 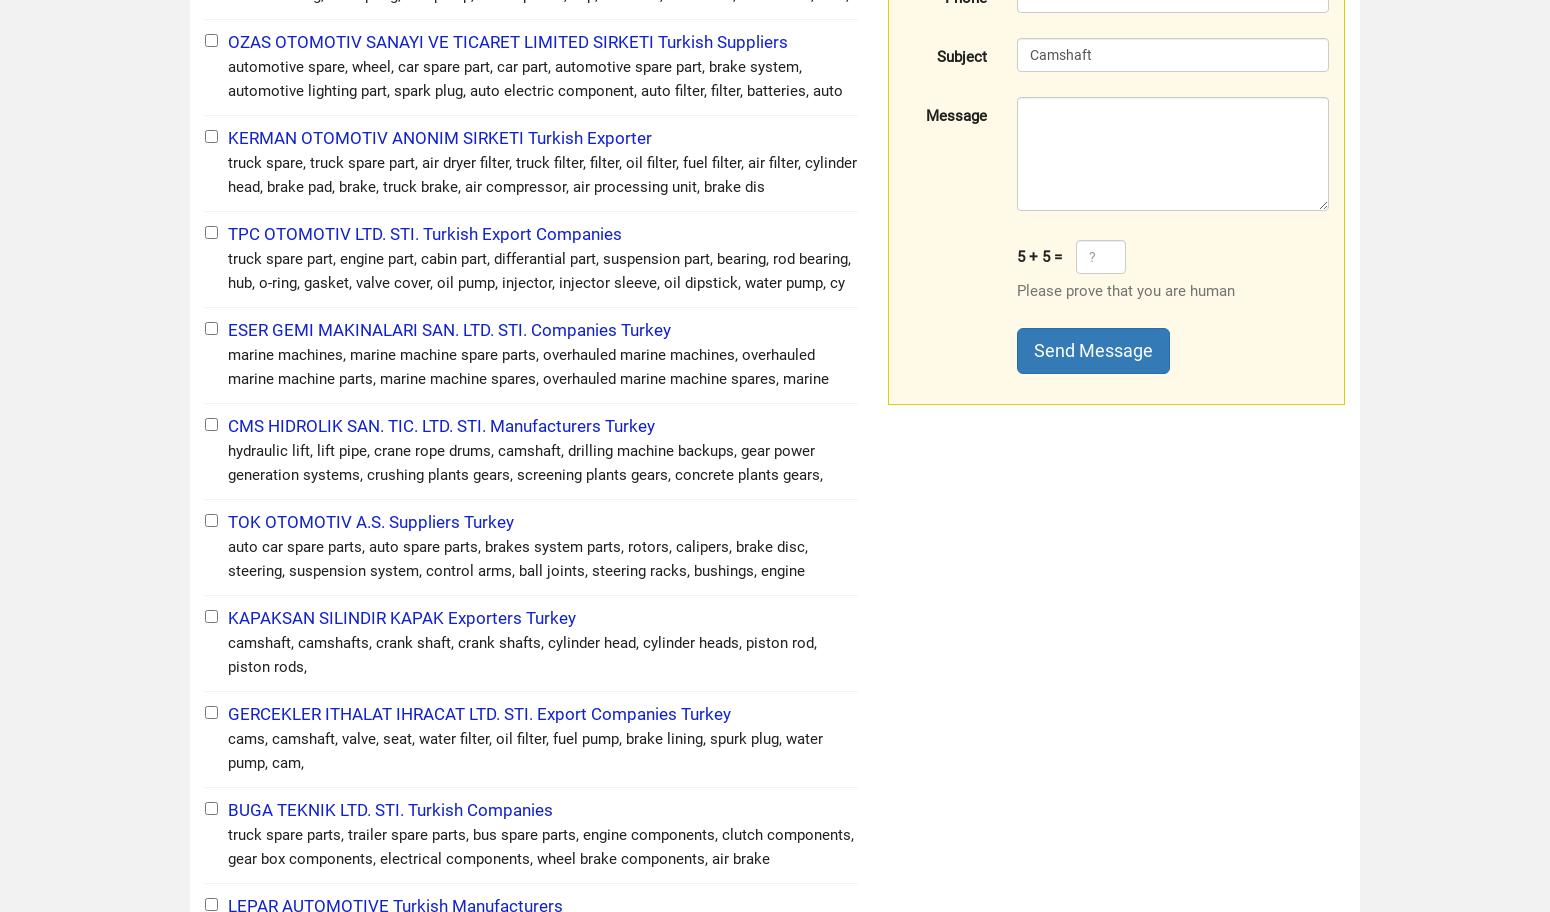 What do you see at coordinates (402, 616) in the screenshot?
I see `'KAPAKSAN SILINDIR KAPAK Exporters Turkey'` at bounding box center [402, 616].